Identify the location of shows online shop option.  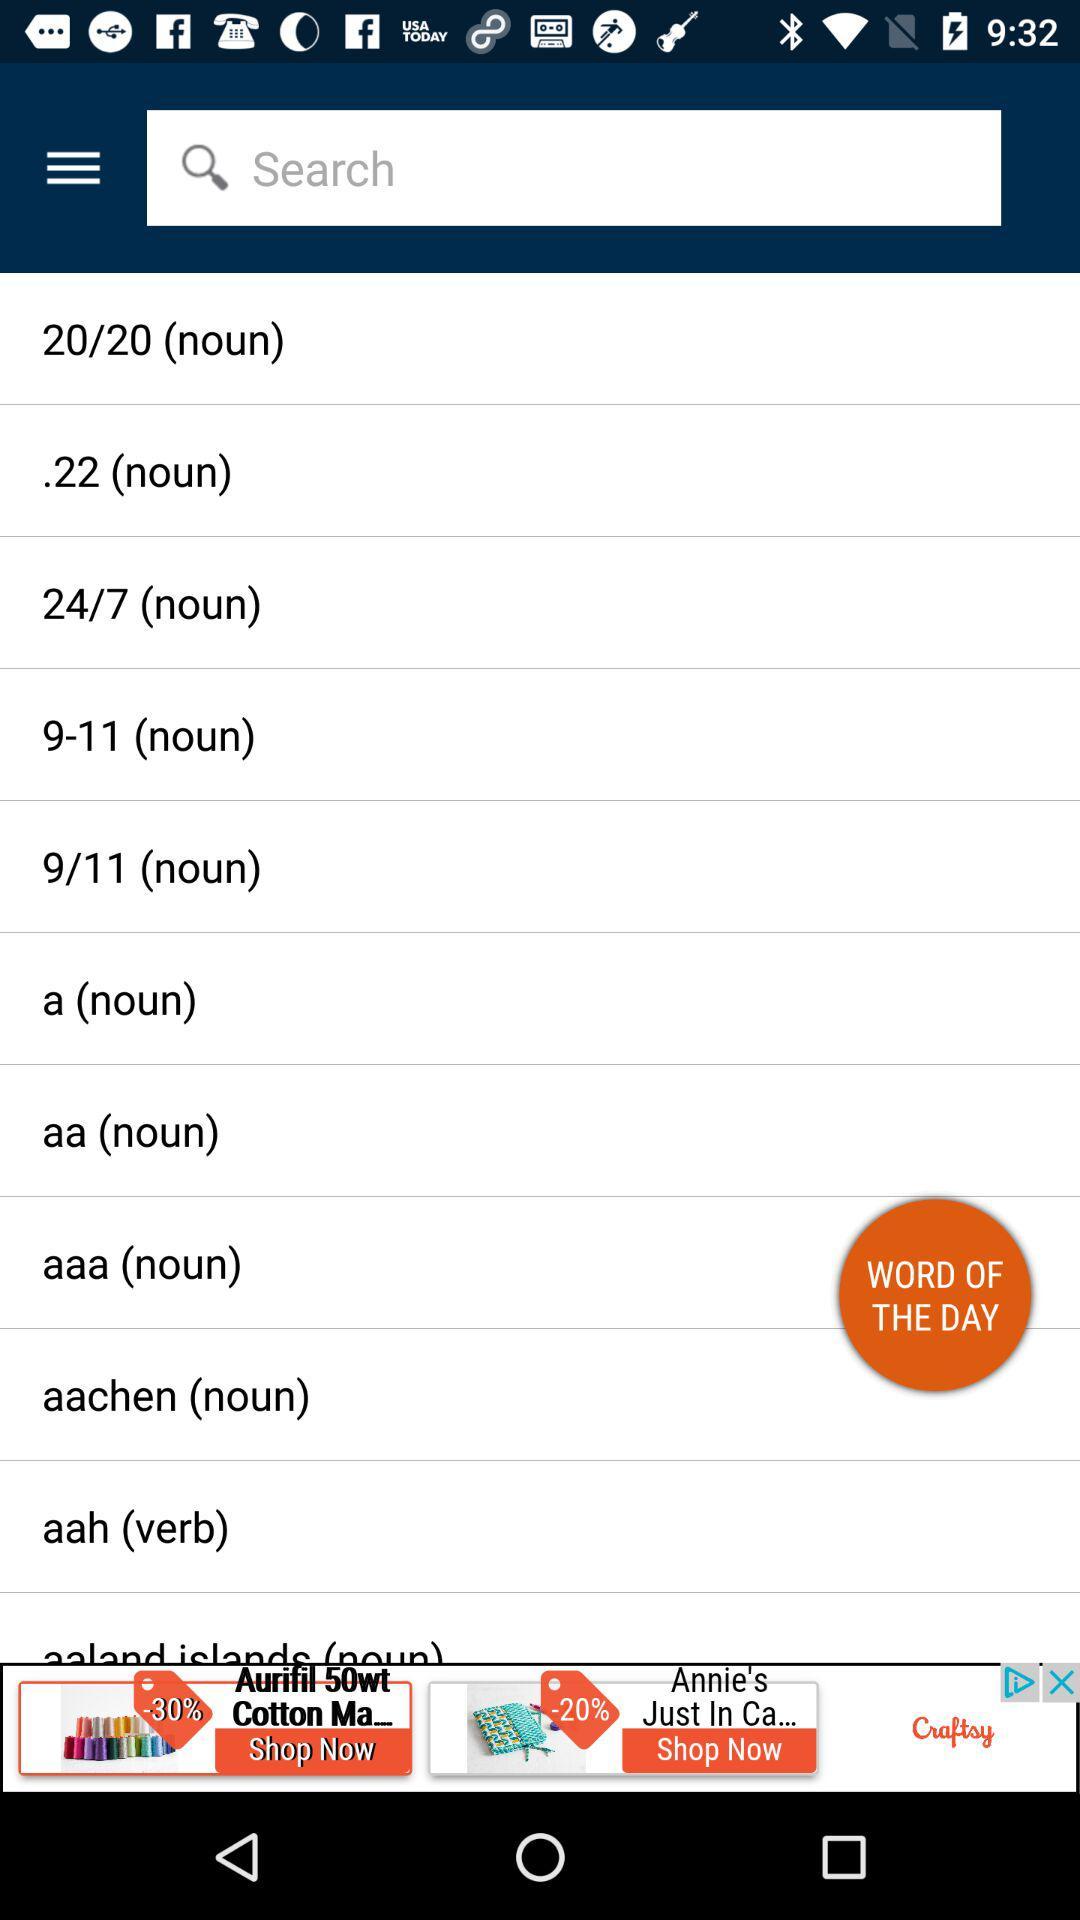
(540, 1727).